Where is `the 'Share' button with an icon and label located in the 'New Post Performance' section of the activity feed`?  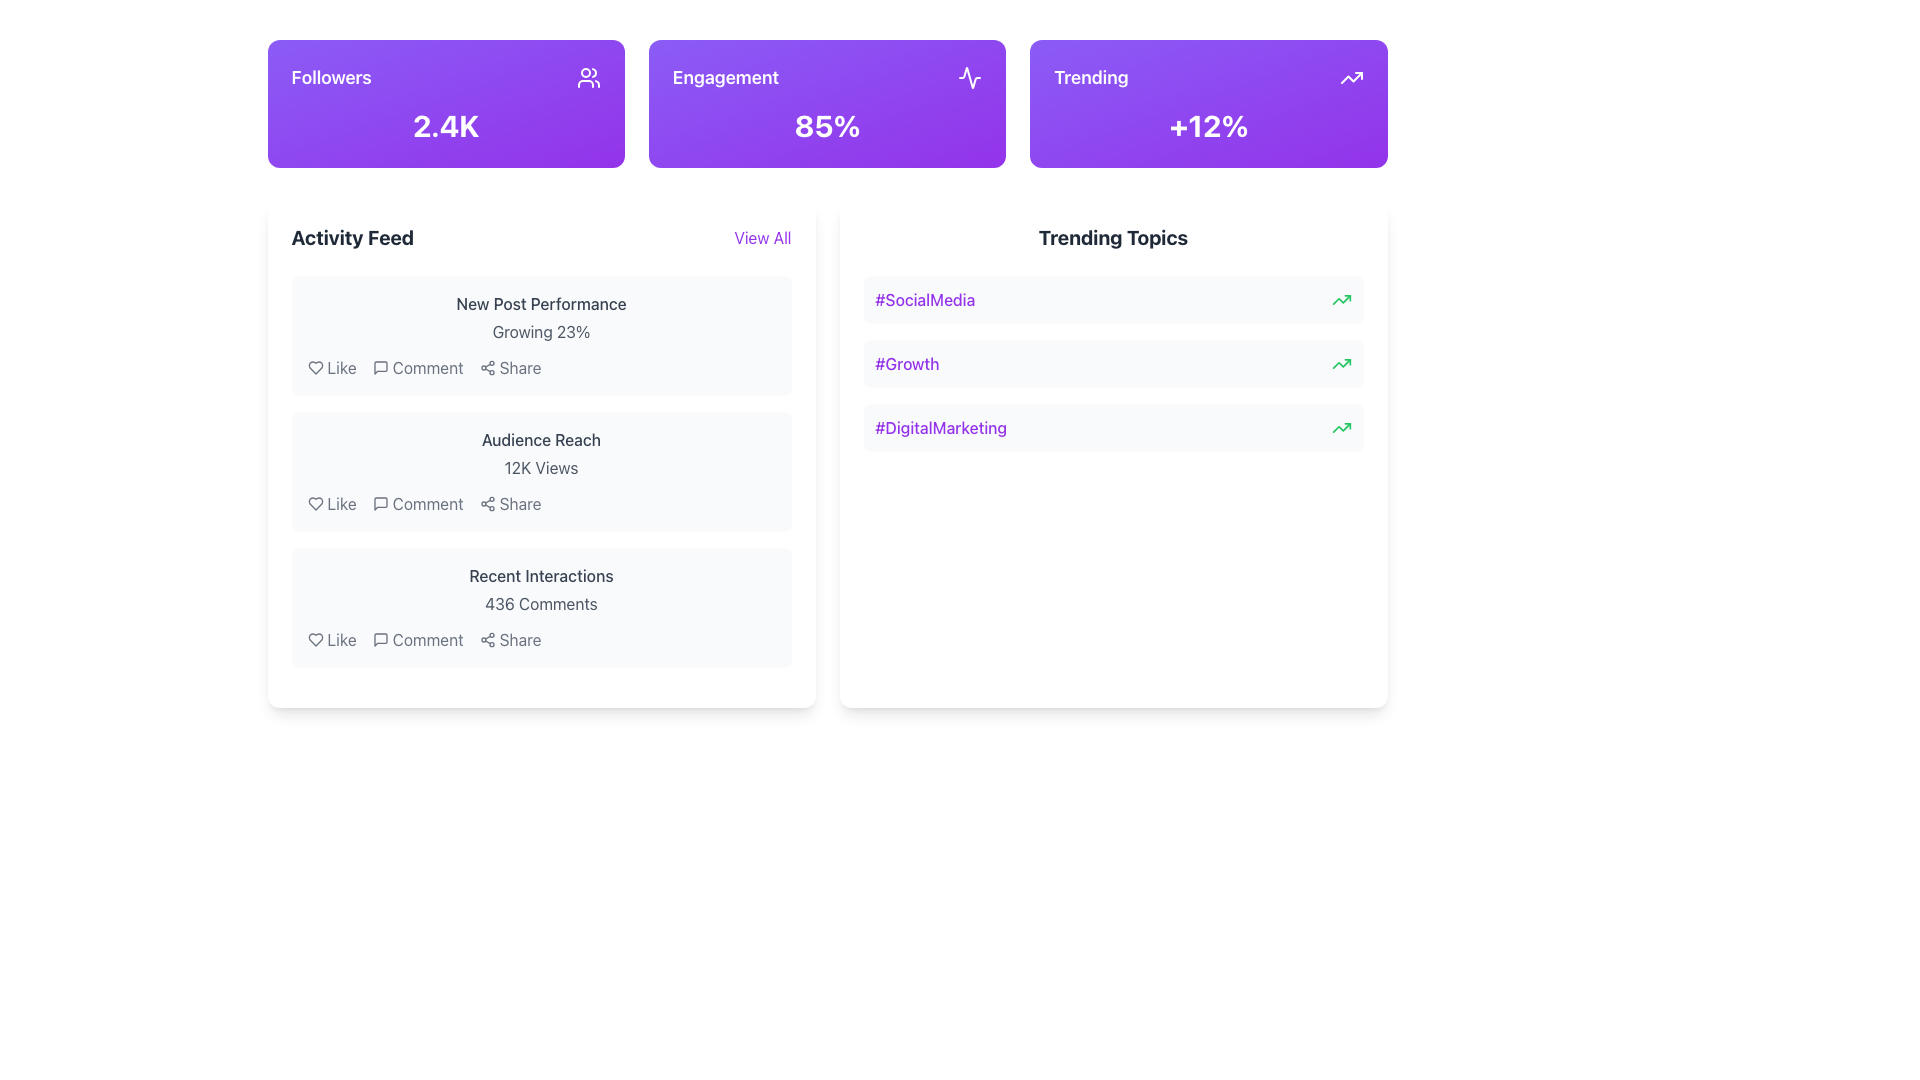
the 'Share' button with an icon and label located in the 'New Post Performance' section of the activity feed is located at coordinates (510, 367).